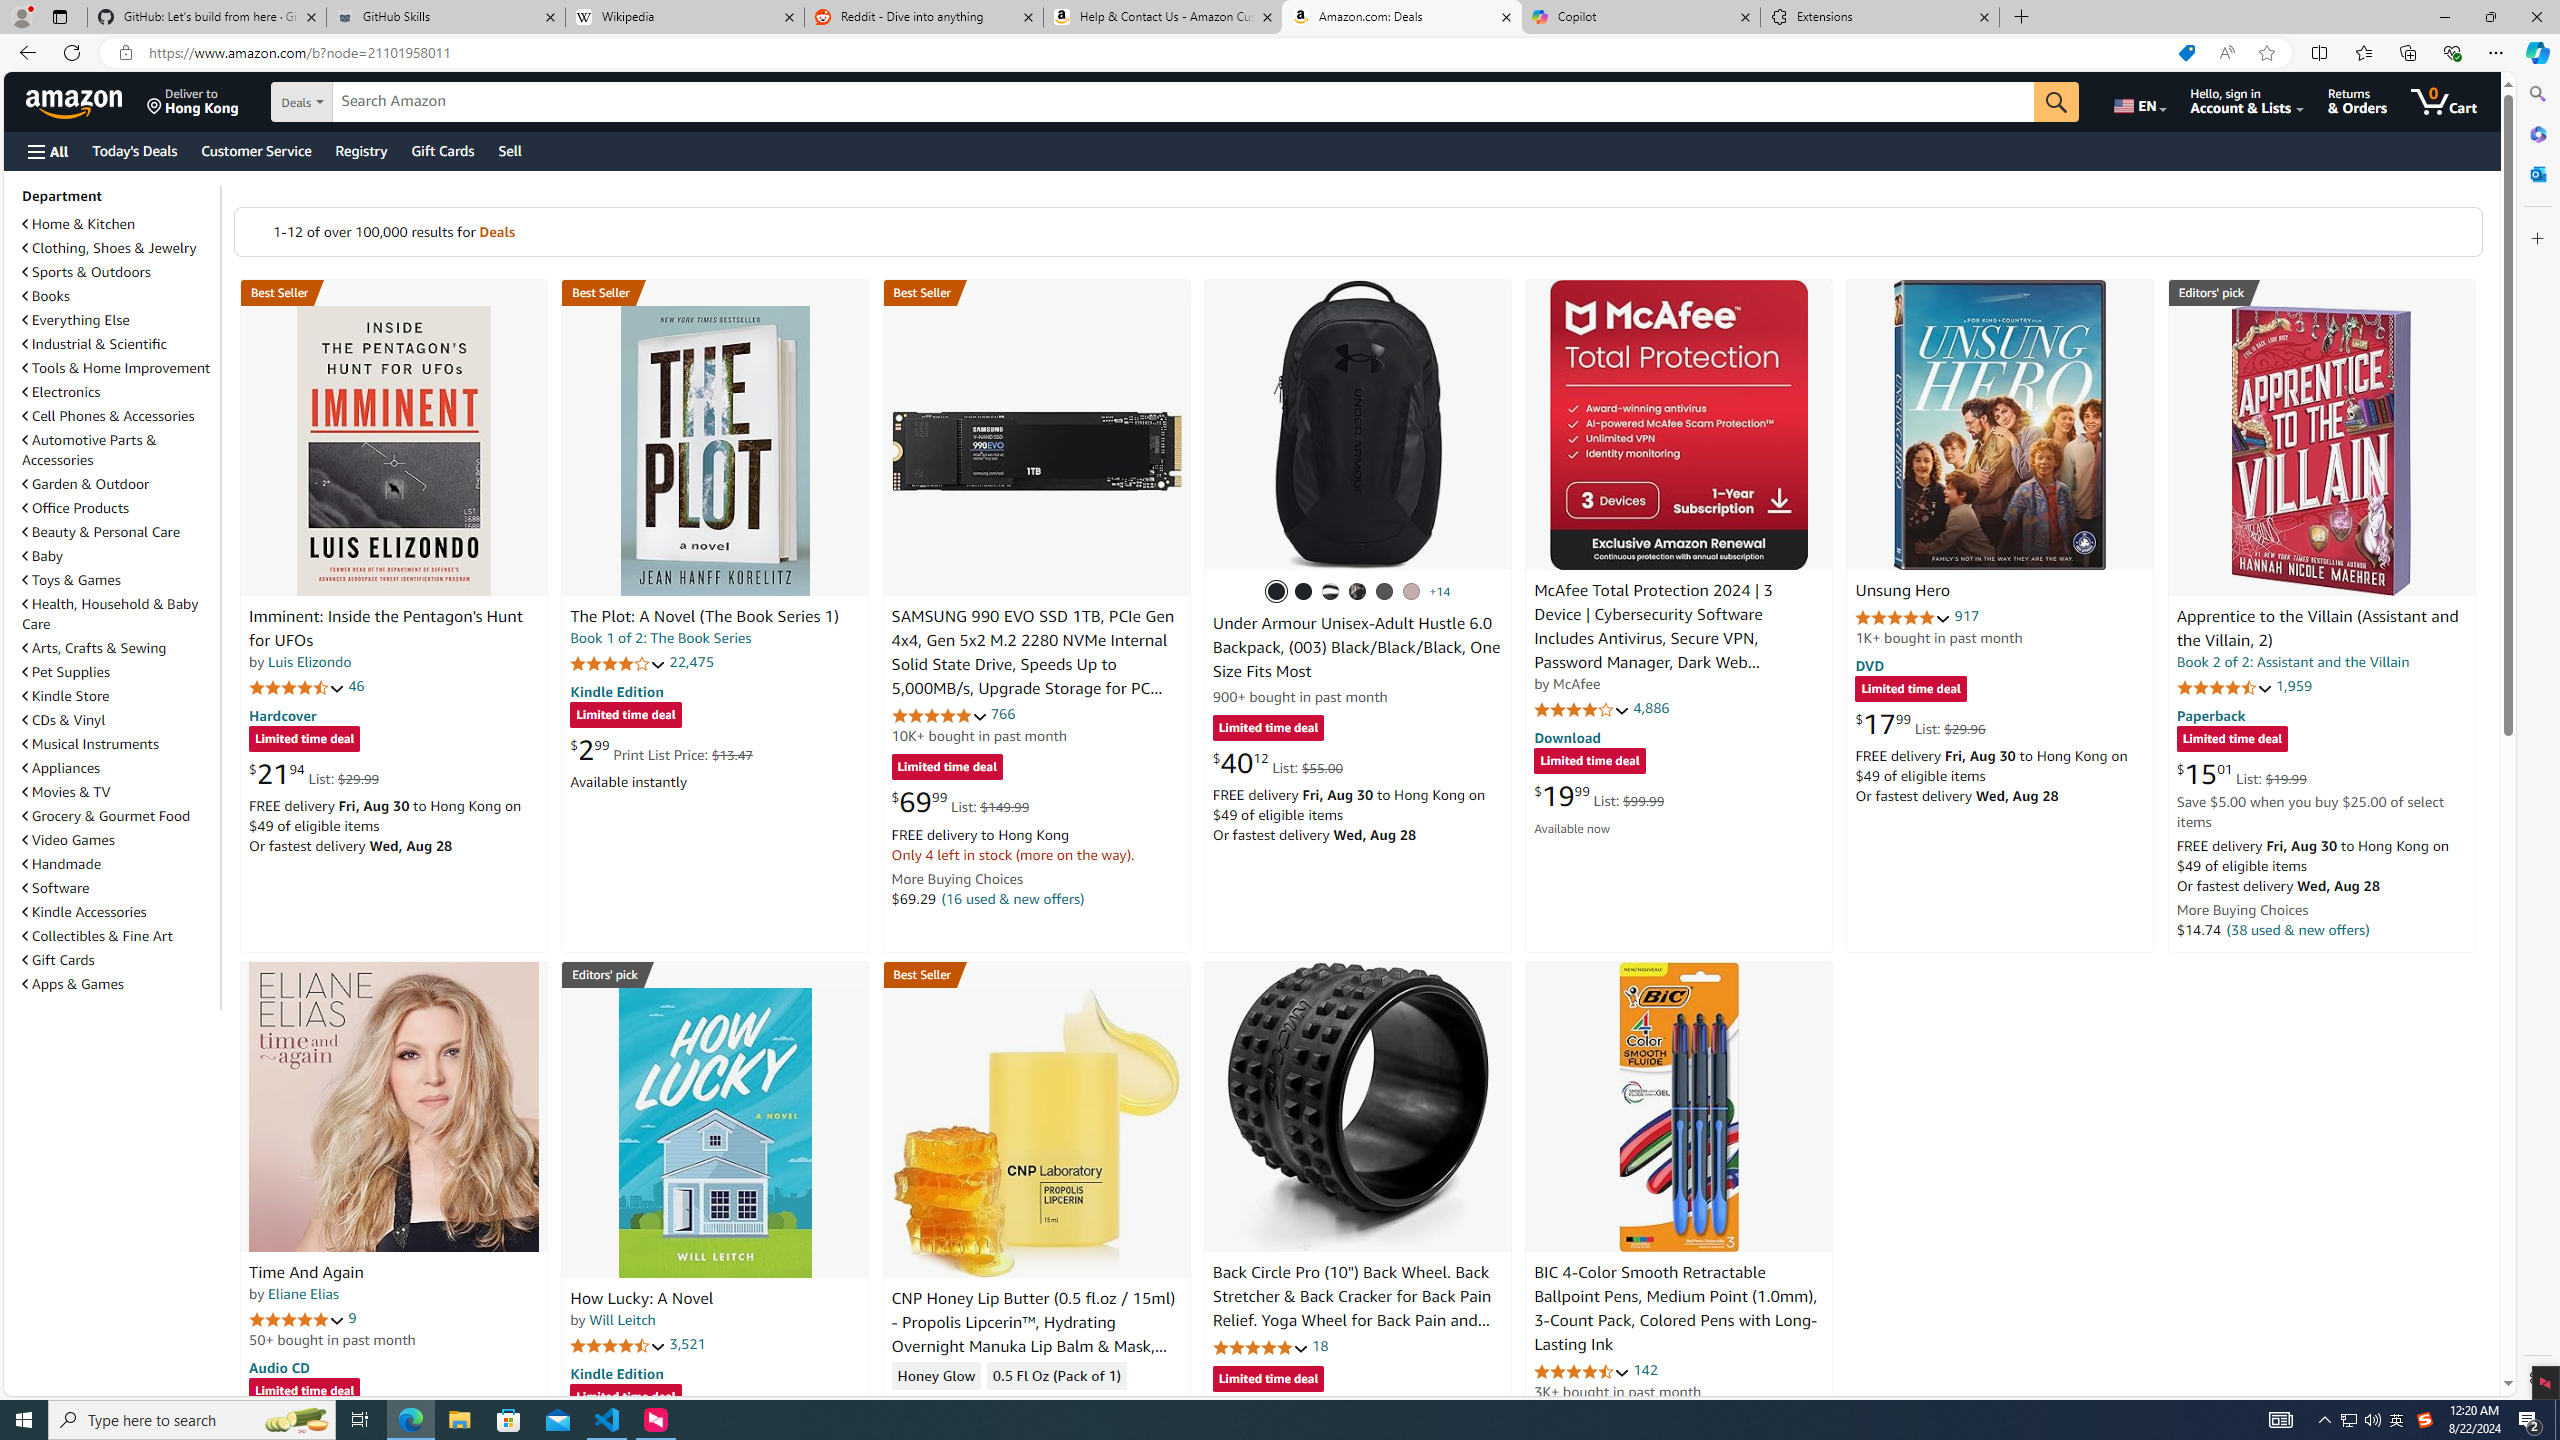  What do you see at coordinates (118, 390) in the screenshot?
I see `'Electronics'` at bounding box center [118, 390].